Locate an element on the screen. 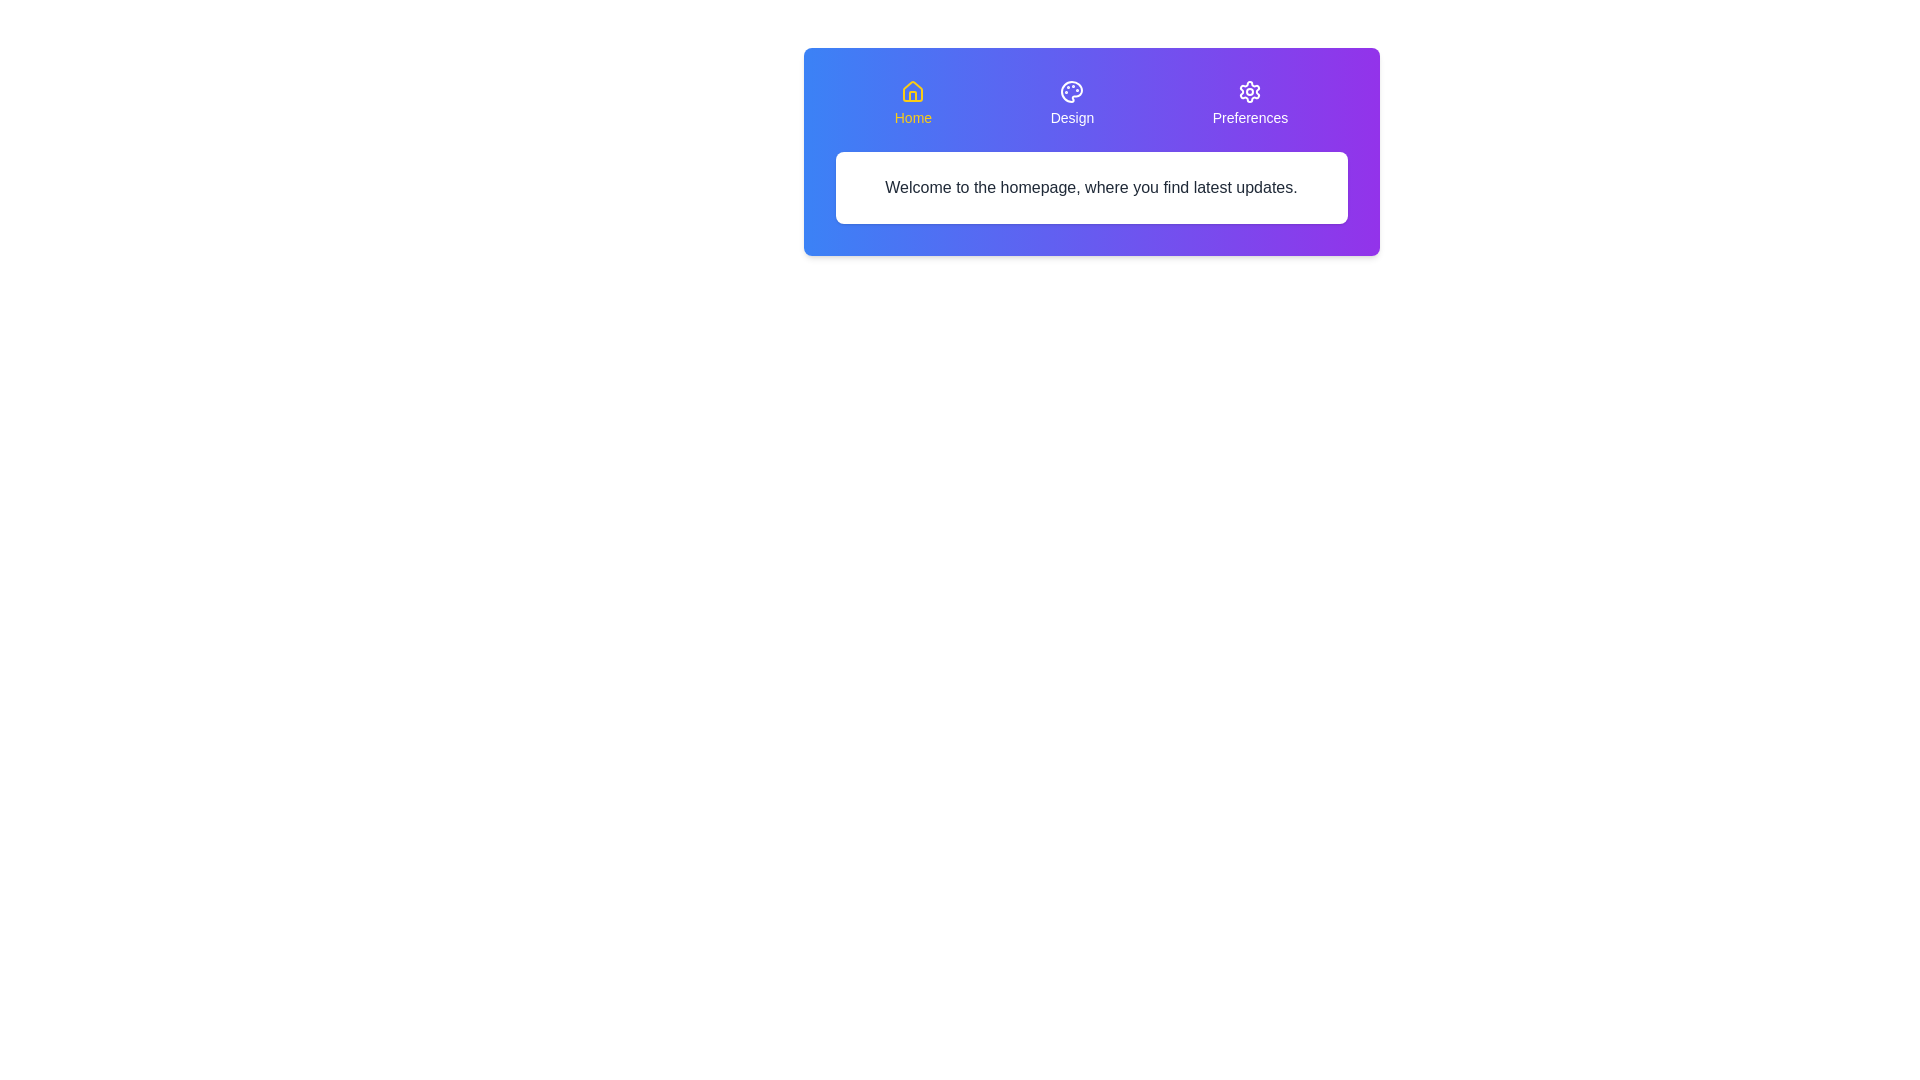 The width and height of the screenshot is (1920, 1080). the Preferences tab by clicking on it is located at coordinates (1248, 104).